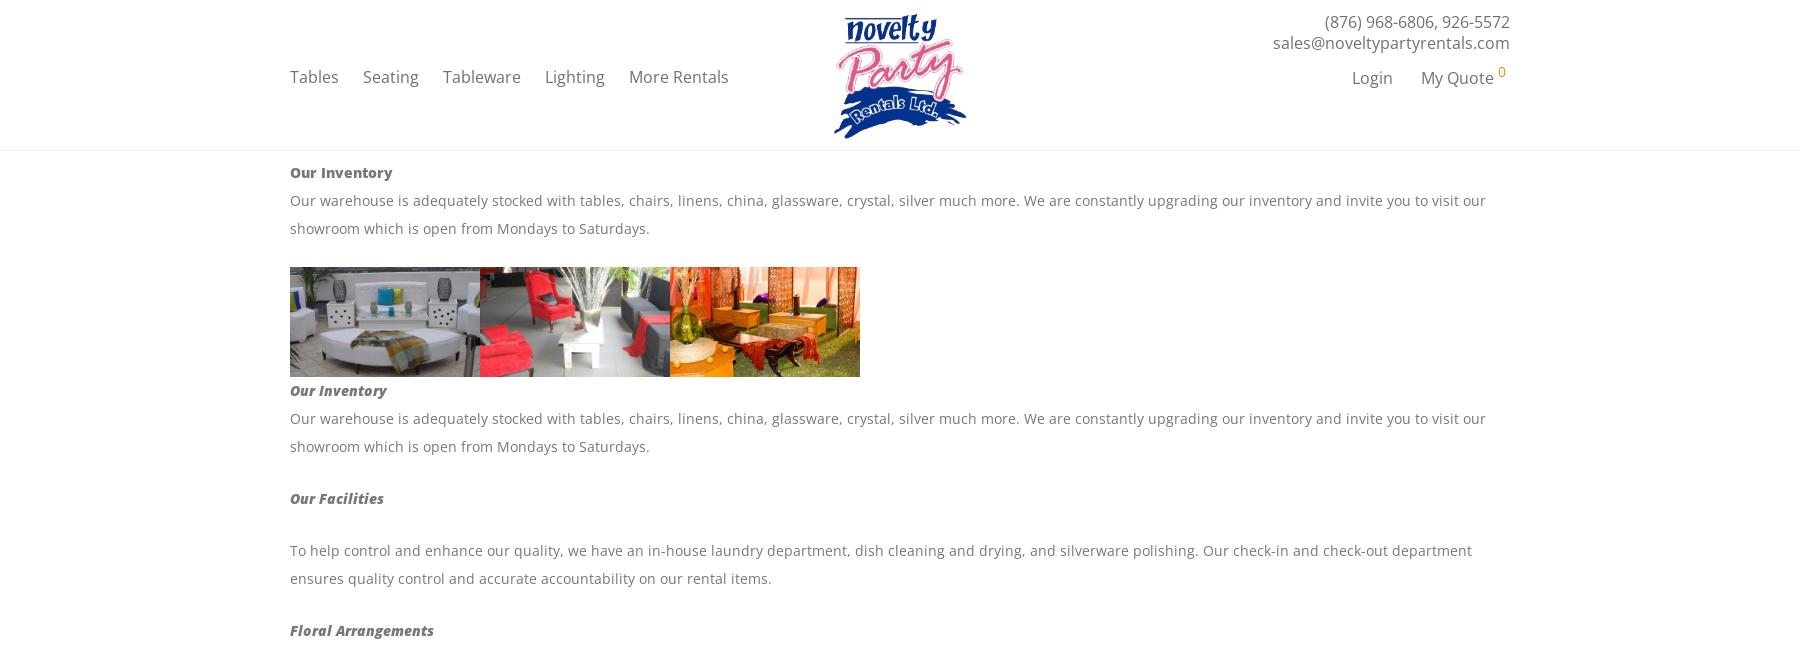  What do you see at coordinates (1378, 26) in the screenshot?
I see `'(876) 968-6806'` at bounding box center [1378, 26].